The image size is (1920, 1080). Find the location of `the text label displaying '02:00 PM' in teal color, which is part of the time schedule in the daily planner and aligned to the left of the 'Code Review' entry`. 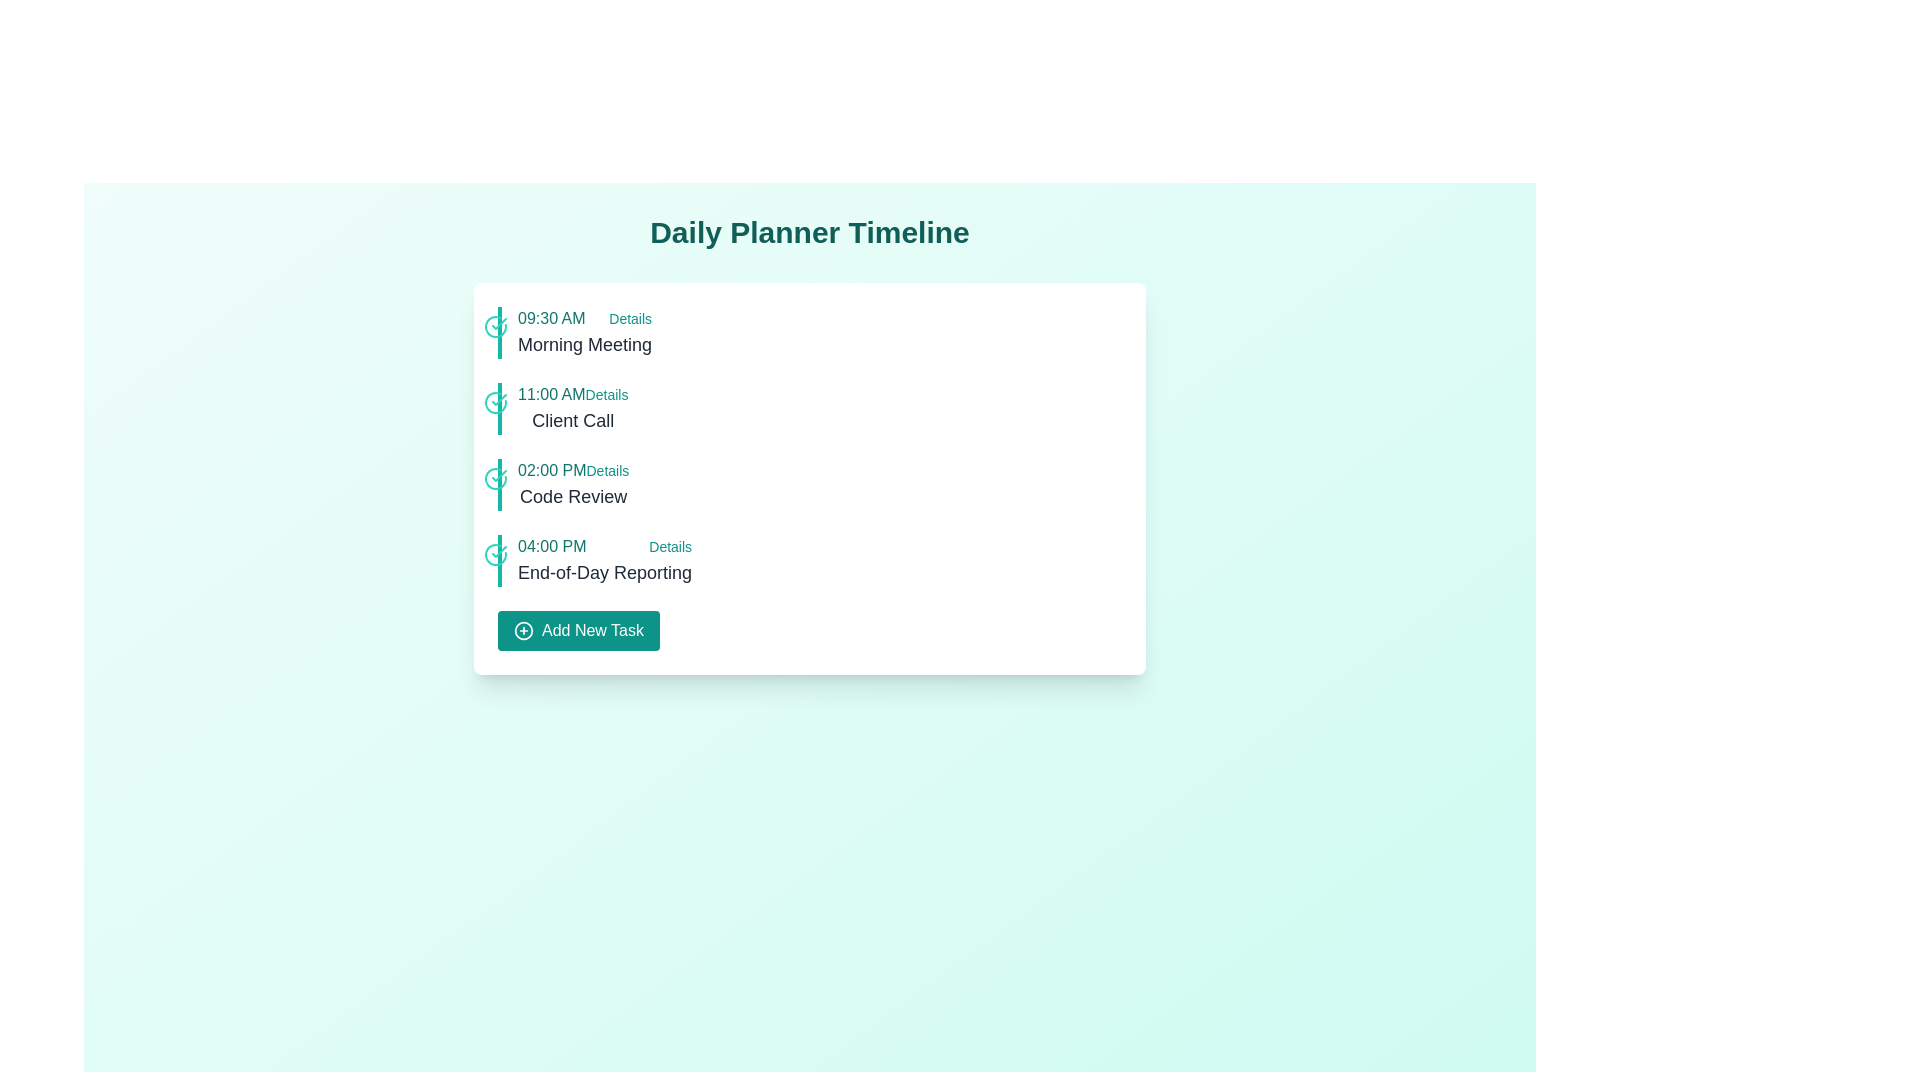

the text label displaying '02:00 PM' in teal color, which is part of the time schedule in the daily planner and aligned to the left of the 'Code Review' entry is located at coordinates (552, 470).